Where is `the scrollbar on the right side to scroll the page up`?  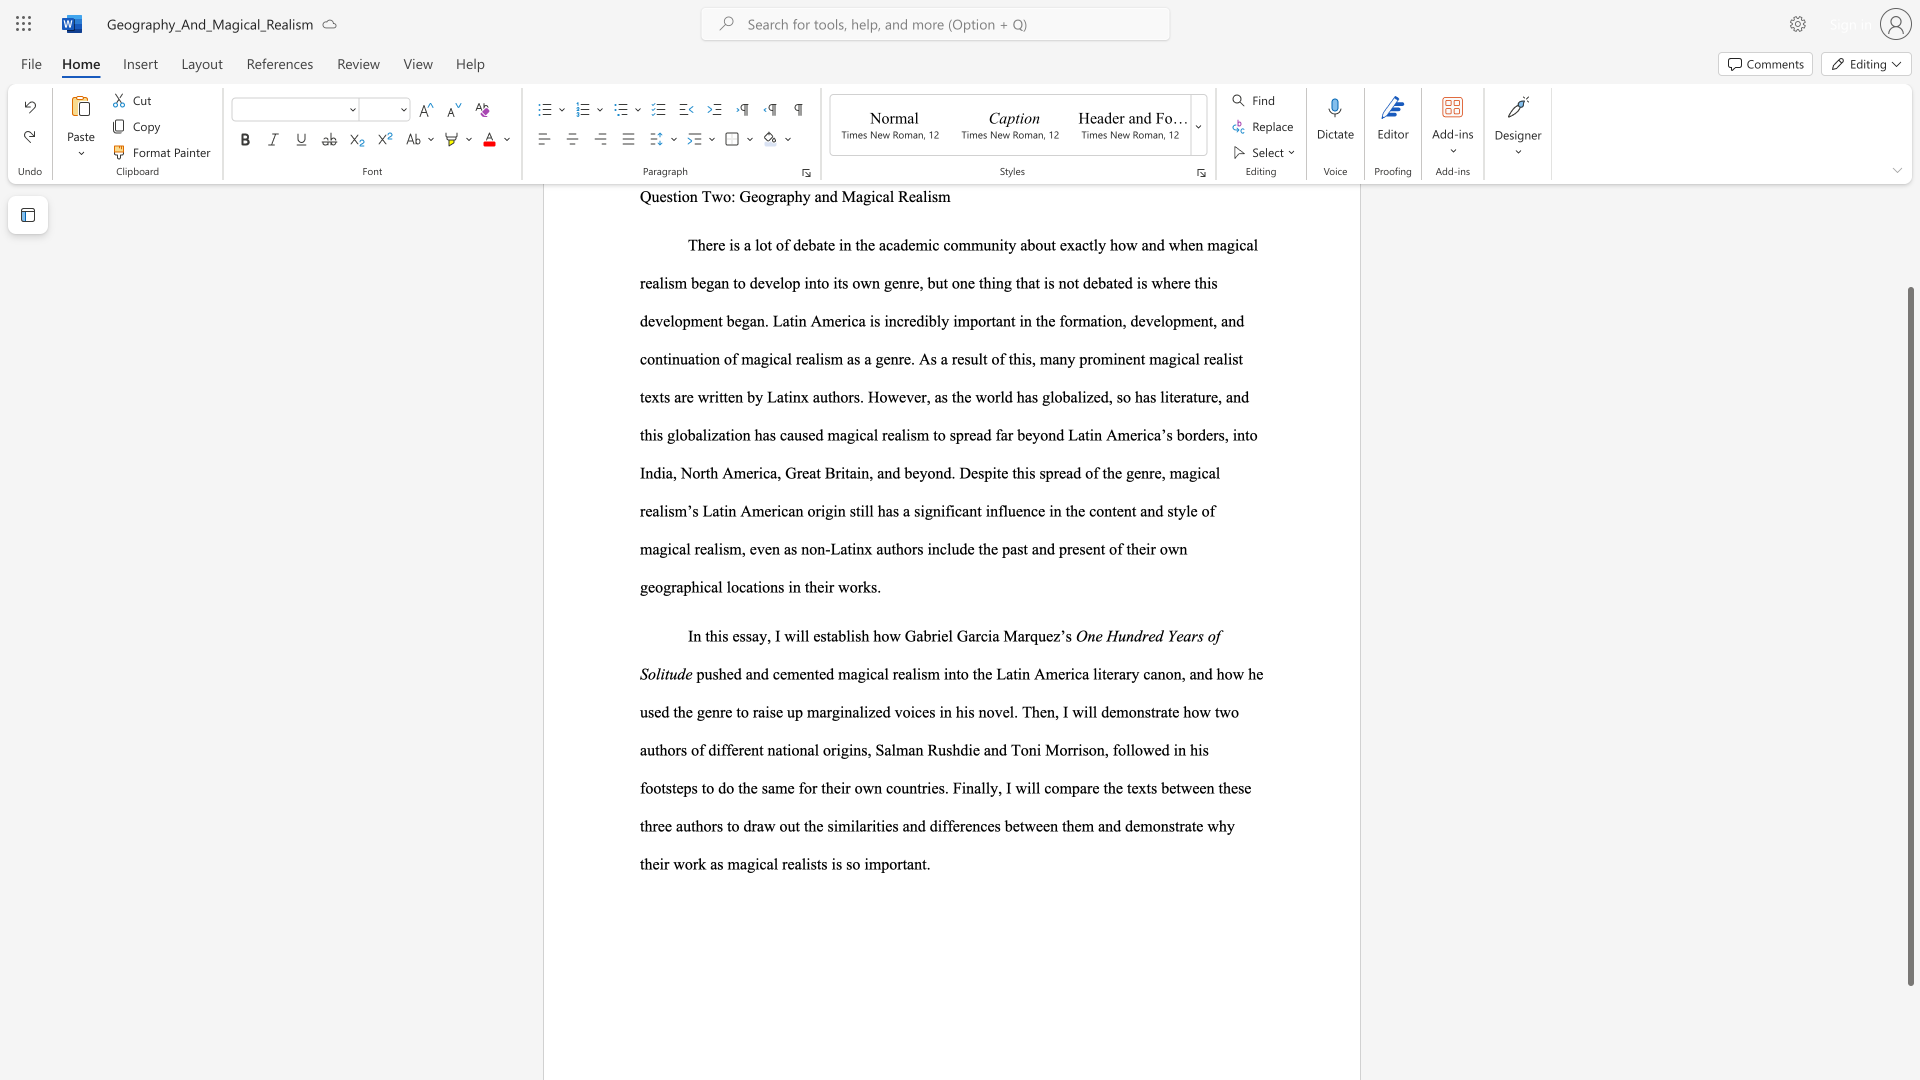
the scrollbar on the right side to scroll the page up is located at coordinates (1909, 219).